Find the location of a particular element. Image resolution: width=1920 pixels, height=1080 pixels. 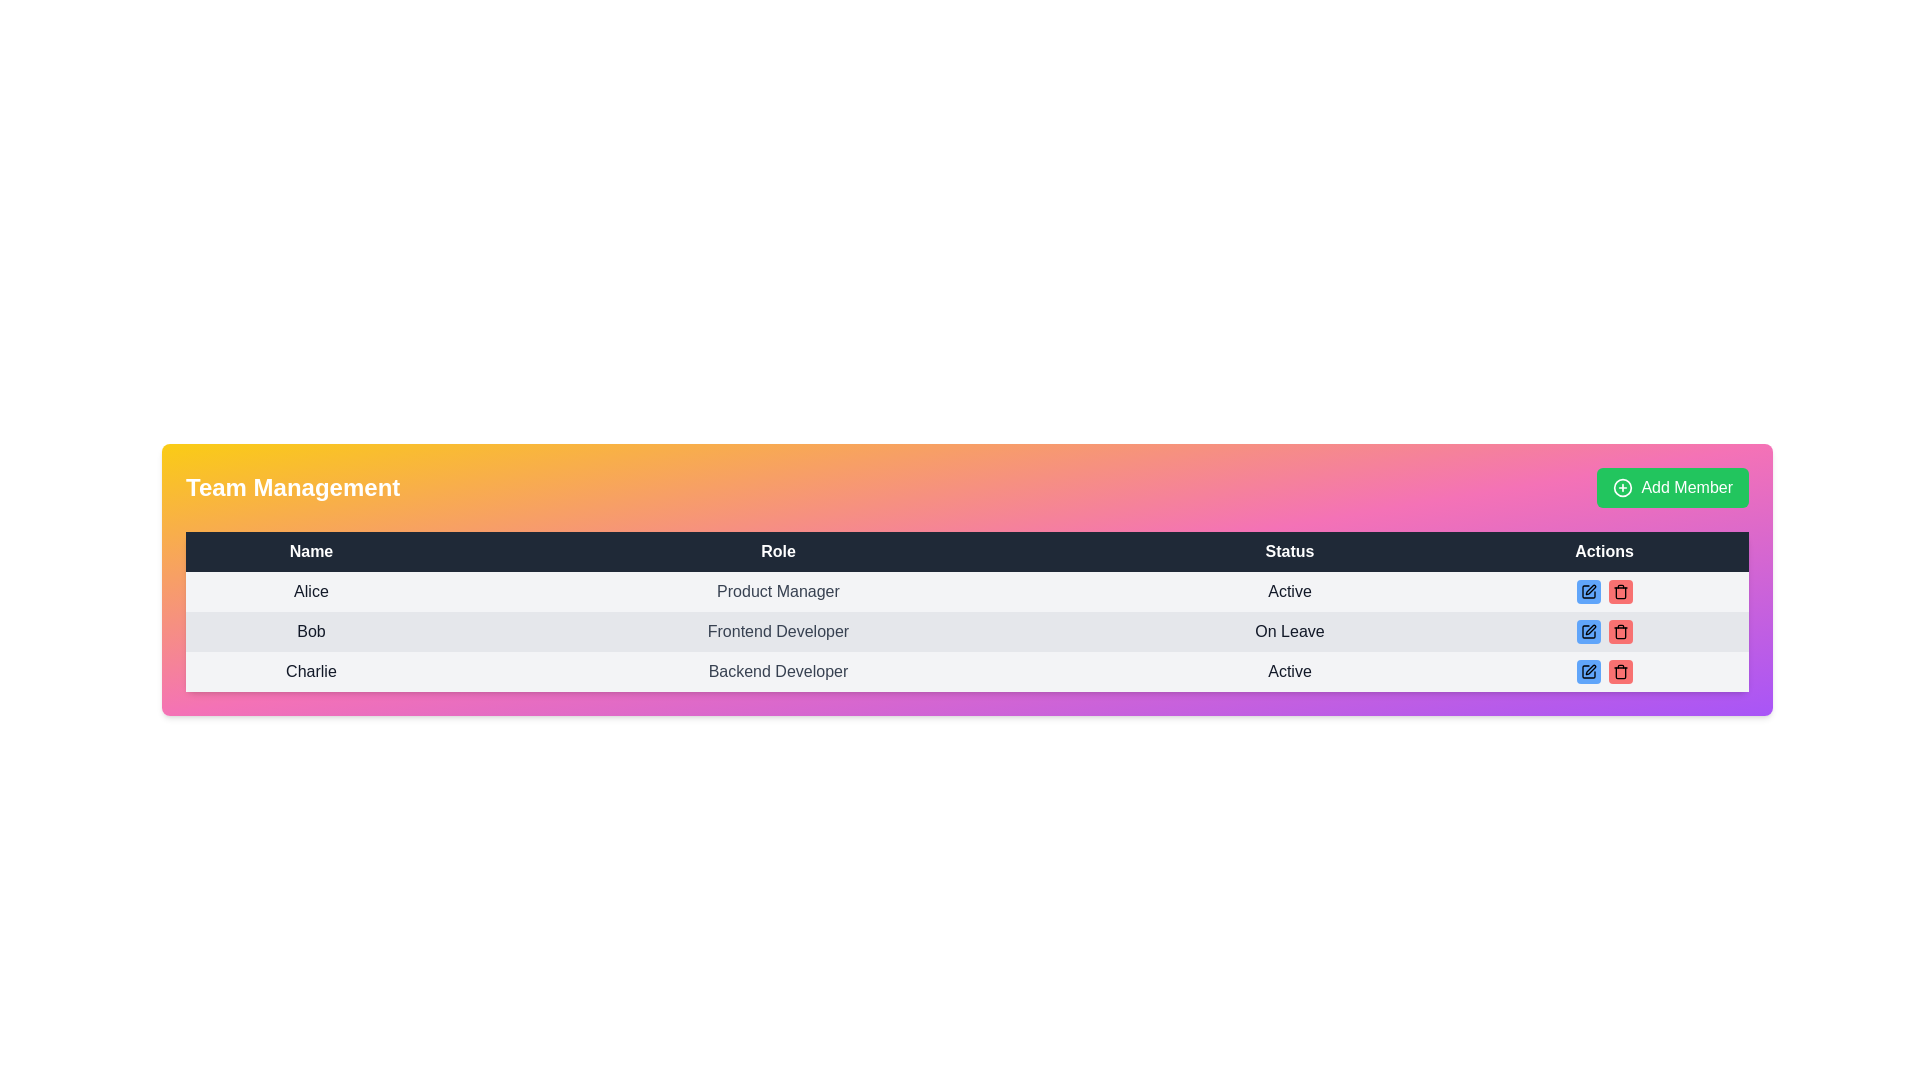

the context of the interface is located at coordinates (291, 488).